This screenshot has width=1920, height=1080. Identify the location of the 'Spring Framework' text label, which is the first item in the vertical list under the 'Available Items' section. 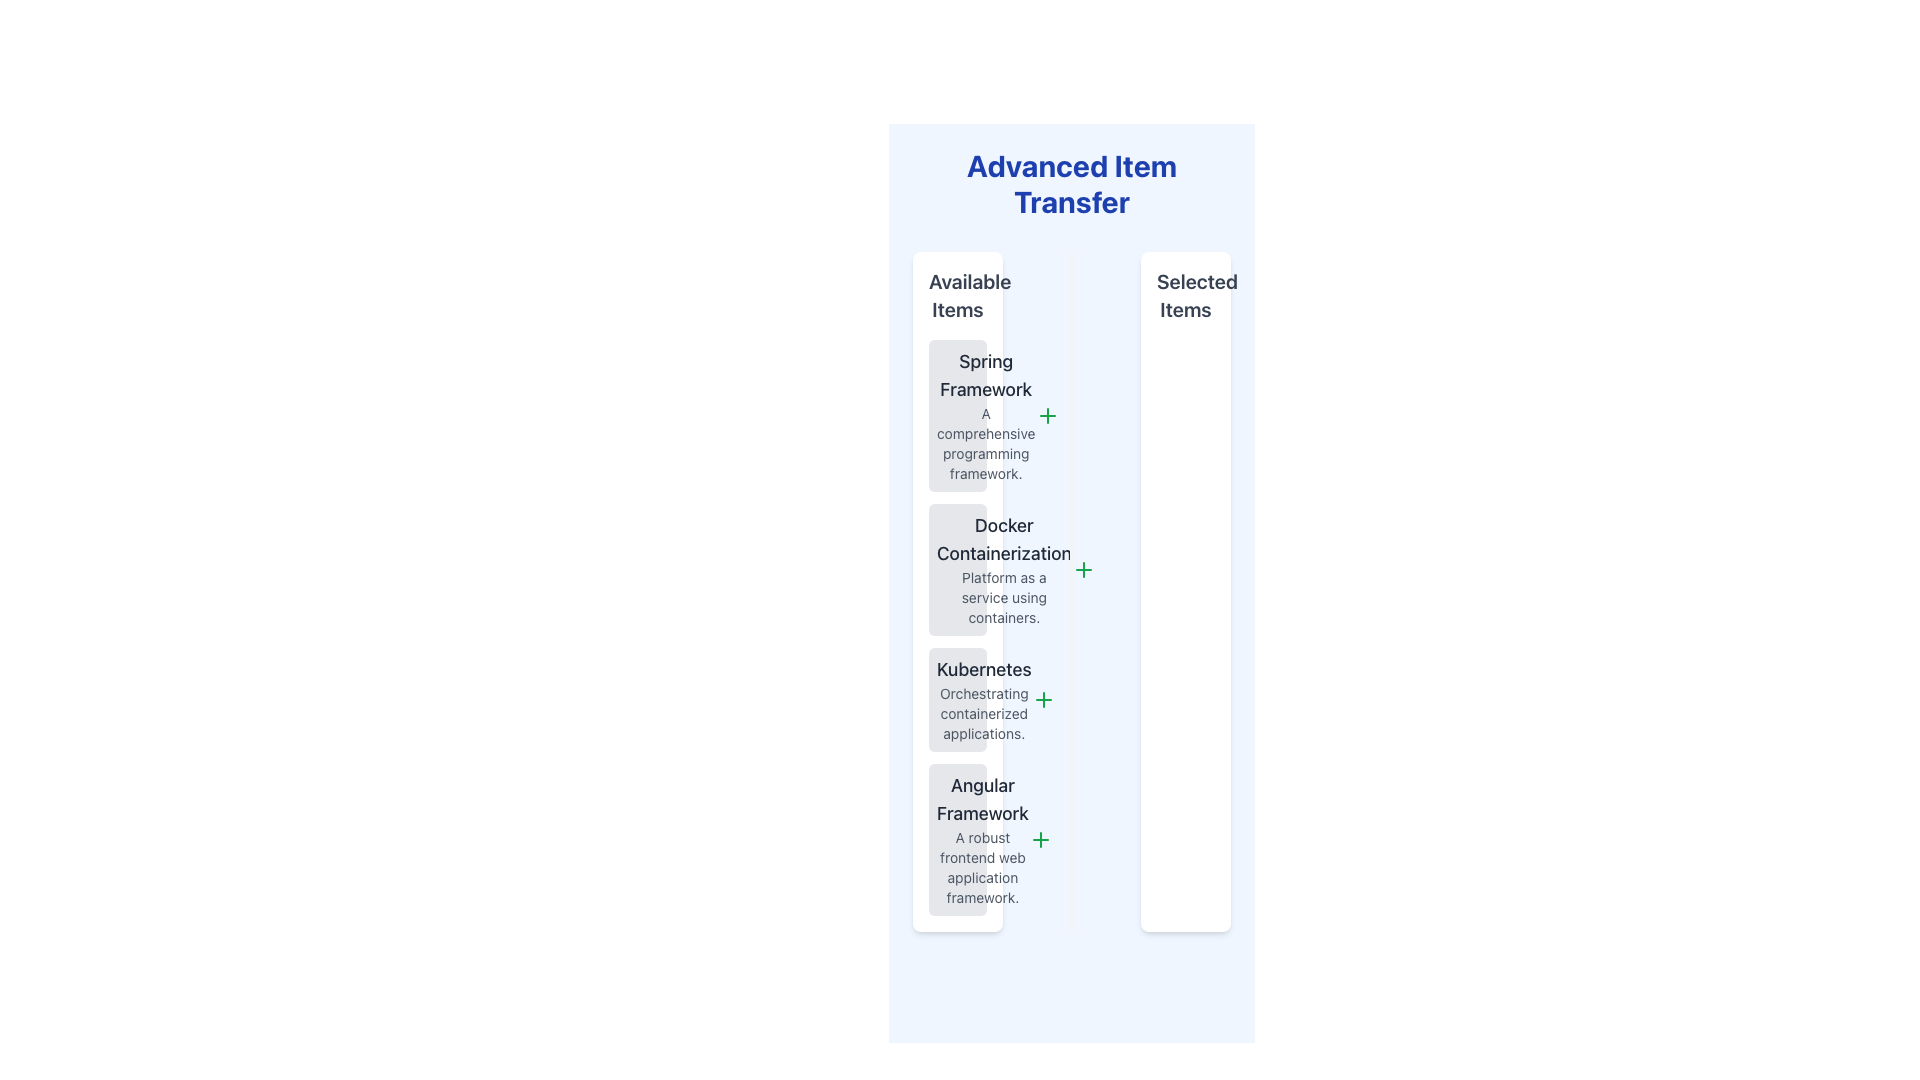
(986, 375).